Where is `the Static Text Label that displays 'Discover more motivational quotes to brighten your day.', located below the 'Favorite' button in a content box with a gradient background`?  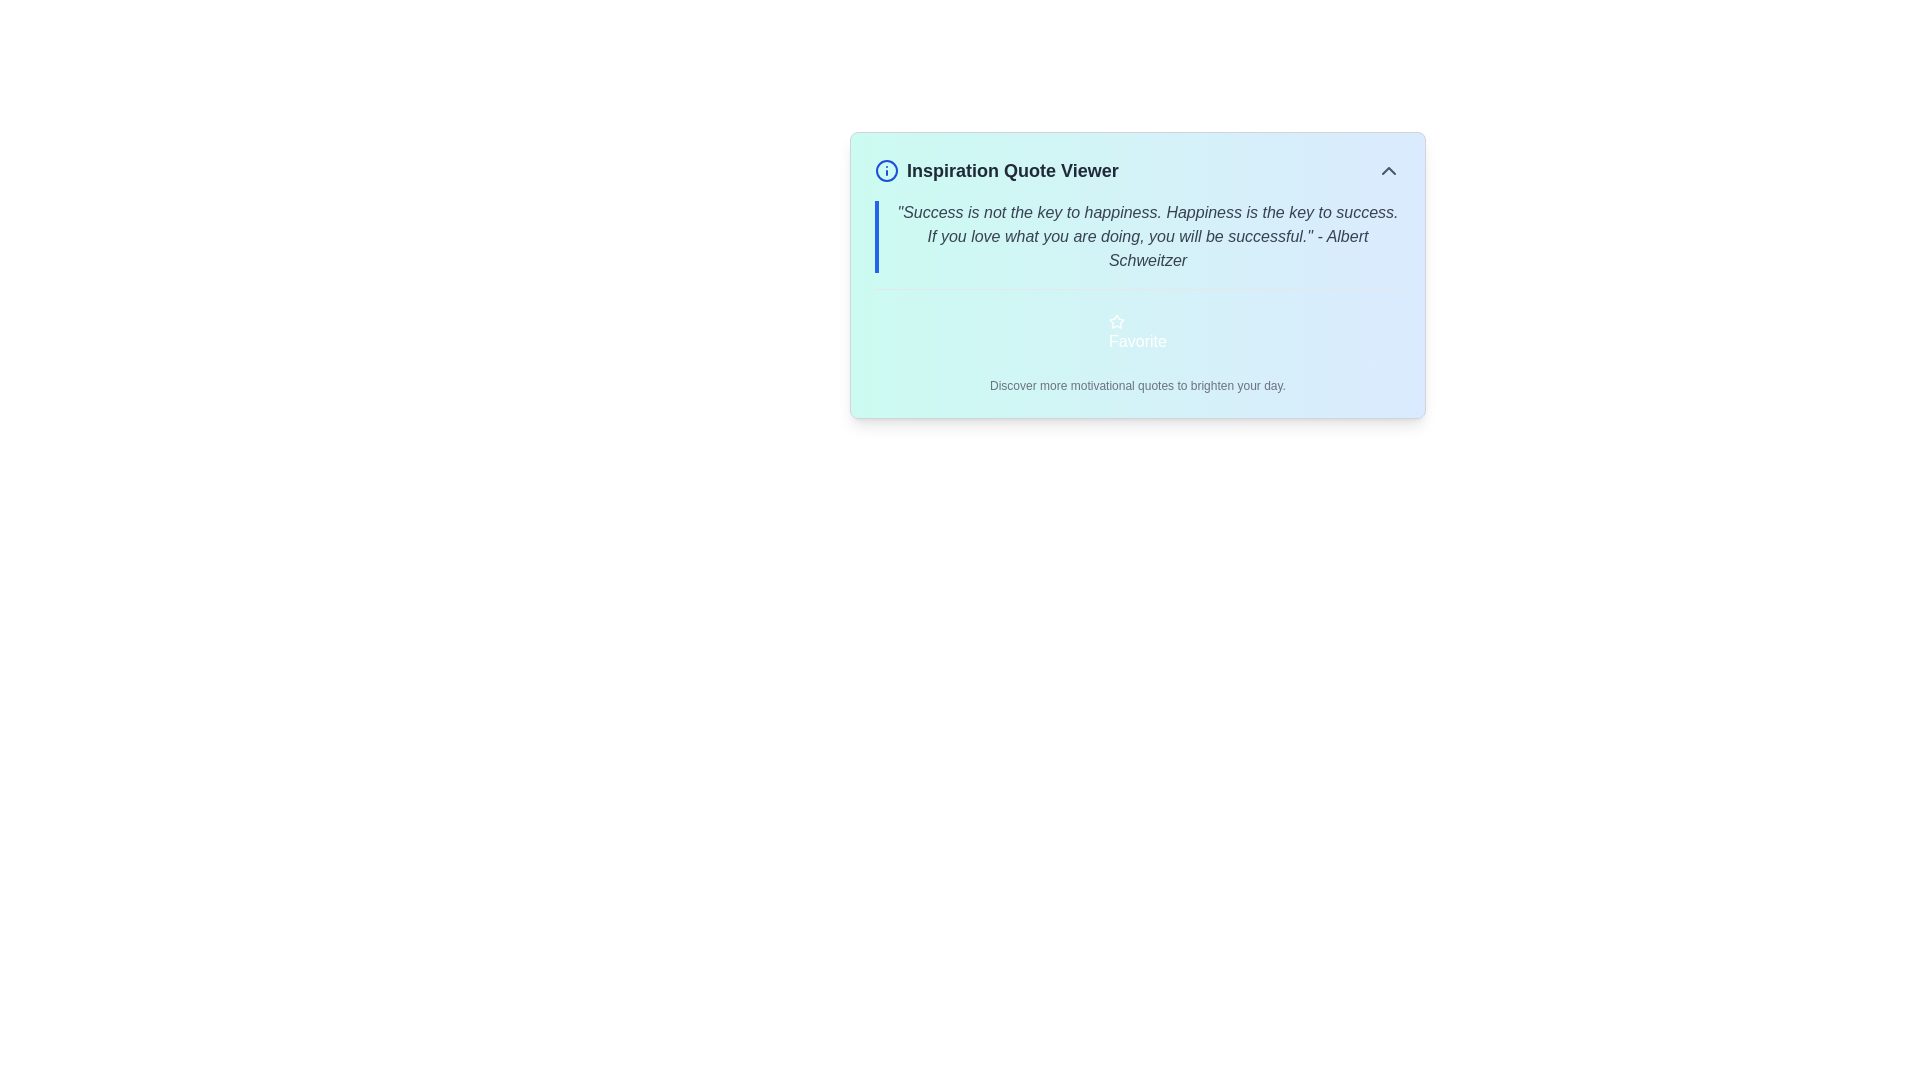 the Static Text Label that displays 'Discover more motivational quotes to brighten your day.', located below the 'Favorite' button in a content box with a gradient background is located at coordinates (1137, 385).